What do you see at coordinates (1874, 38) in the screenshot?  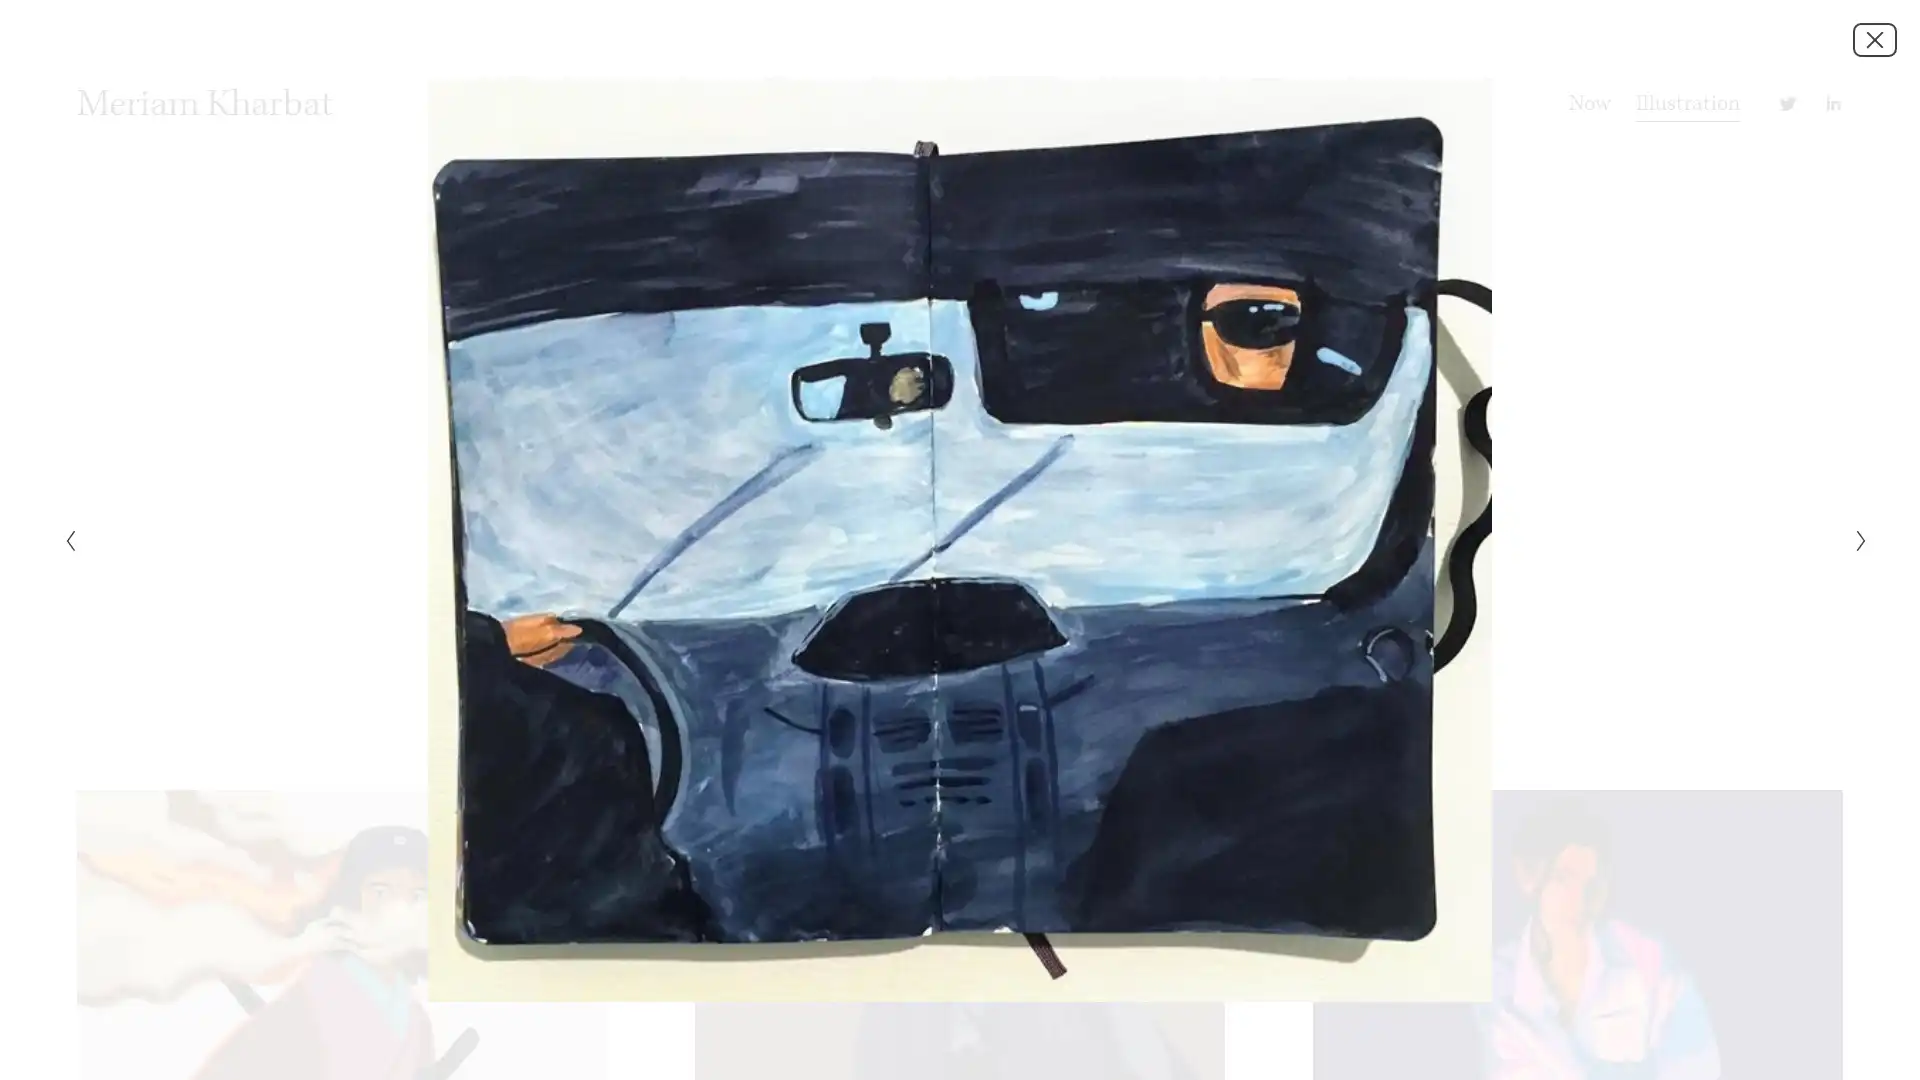 I see `Close` at bounding box center [1874, 38].